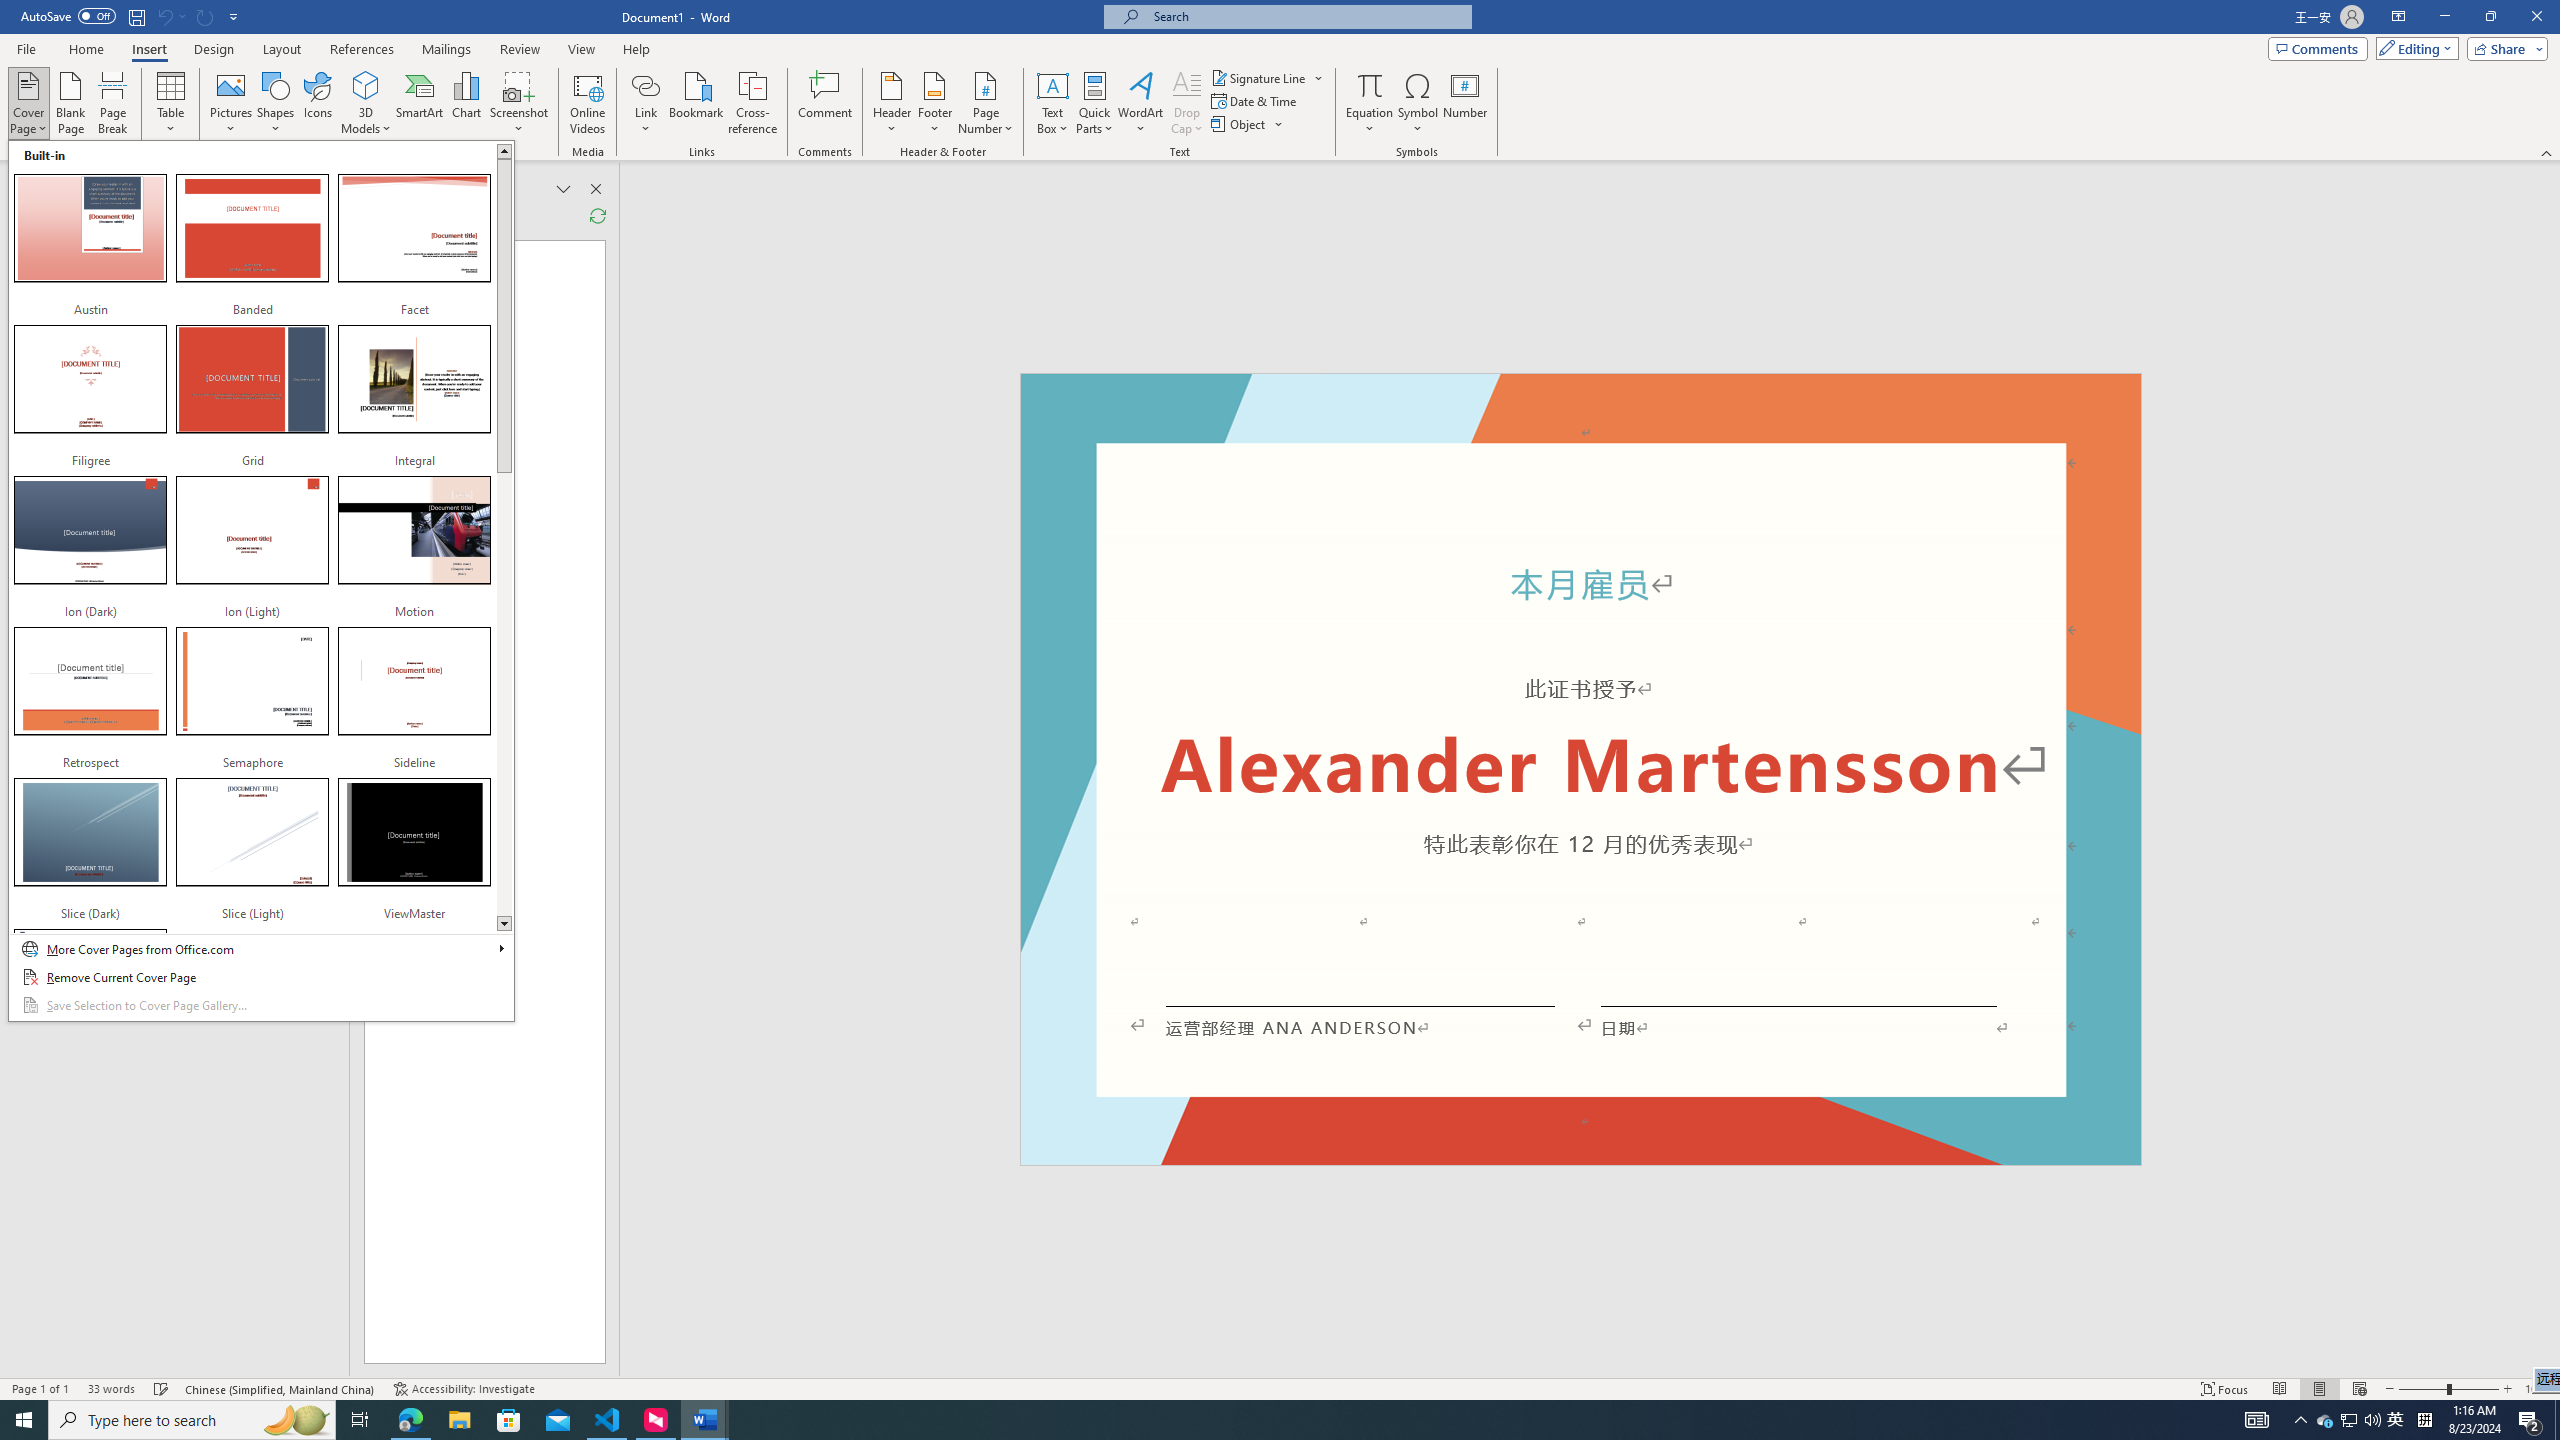  What do you see at coordinates (1304, 16) in the screenshot?
I see `'Microsoft search'` at bounding box center [1304, 16].